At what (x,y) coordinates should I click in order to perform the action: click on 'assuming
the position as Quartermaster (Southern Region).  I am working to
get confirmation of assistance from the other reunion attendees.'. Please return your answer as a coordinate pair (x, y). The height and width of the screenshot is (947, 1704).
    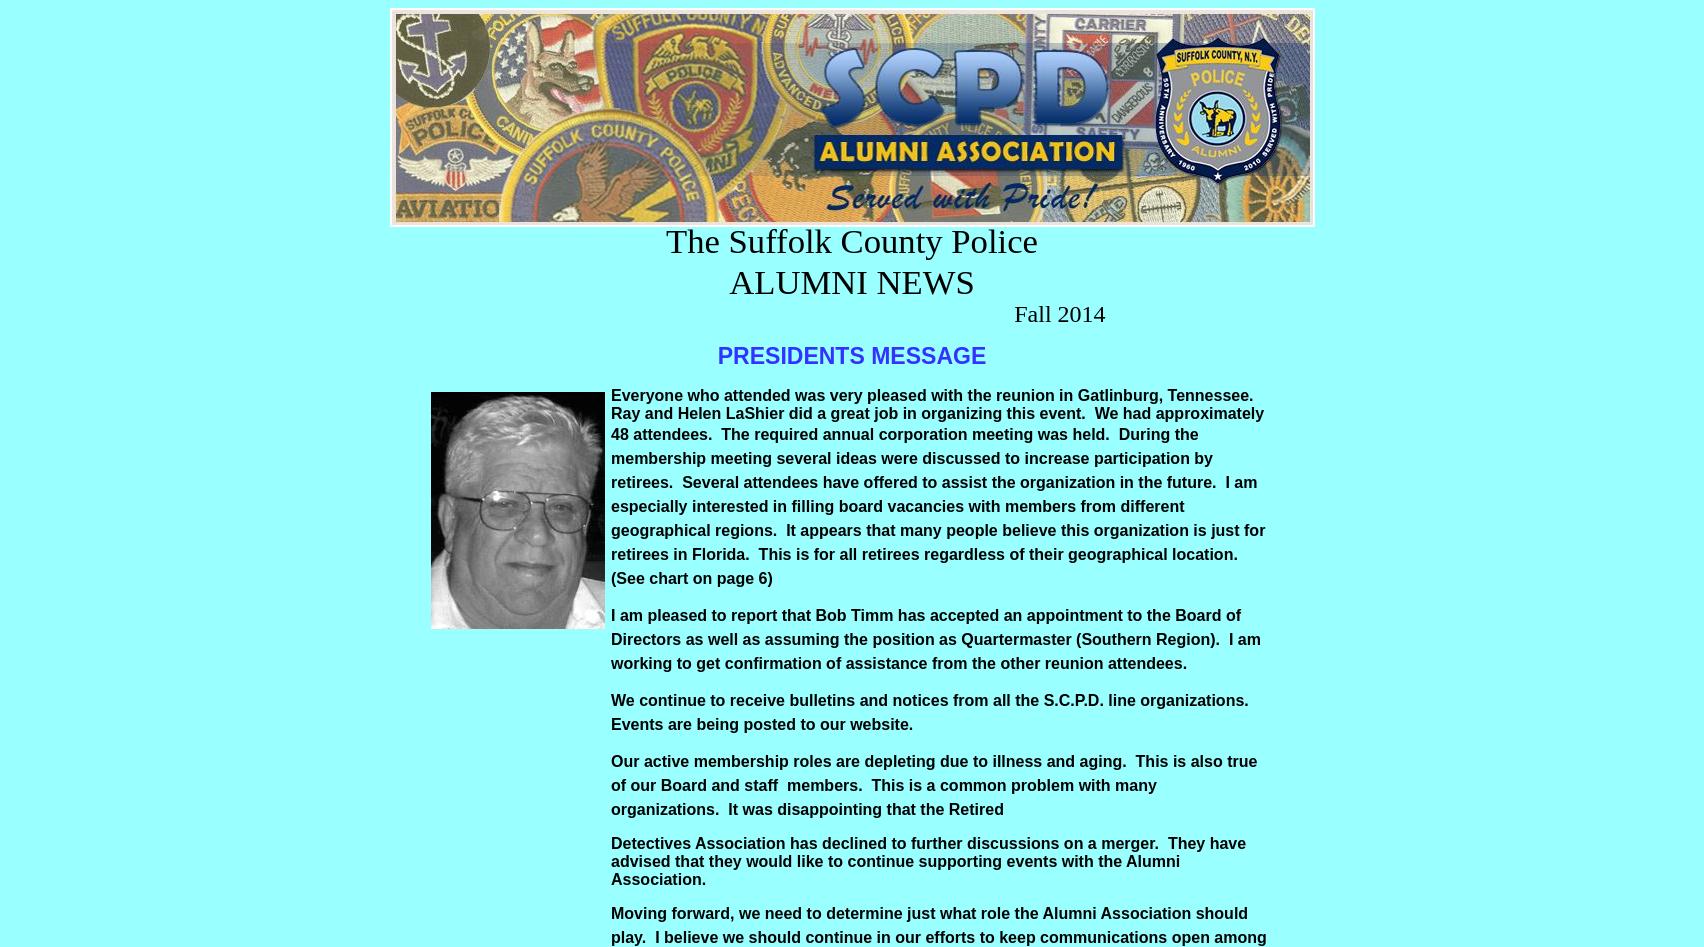
    Looking at the image, I should click on (935, 650).